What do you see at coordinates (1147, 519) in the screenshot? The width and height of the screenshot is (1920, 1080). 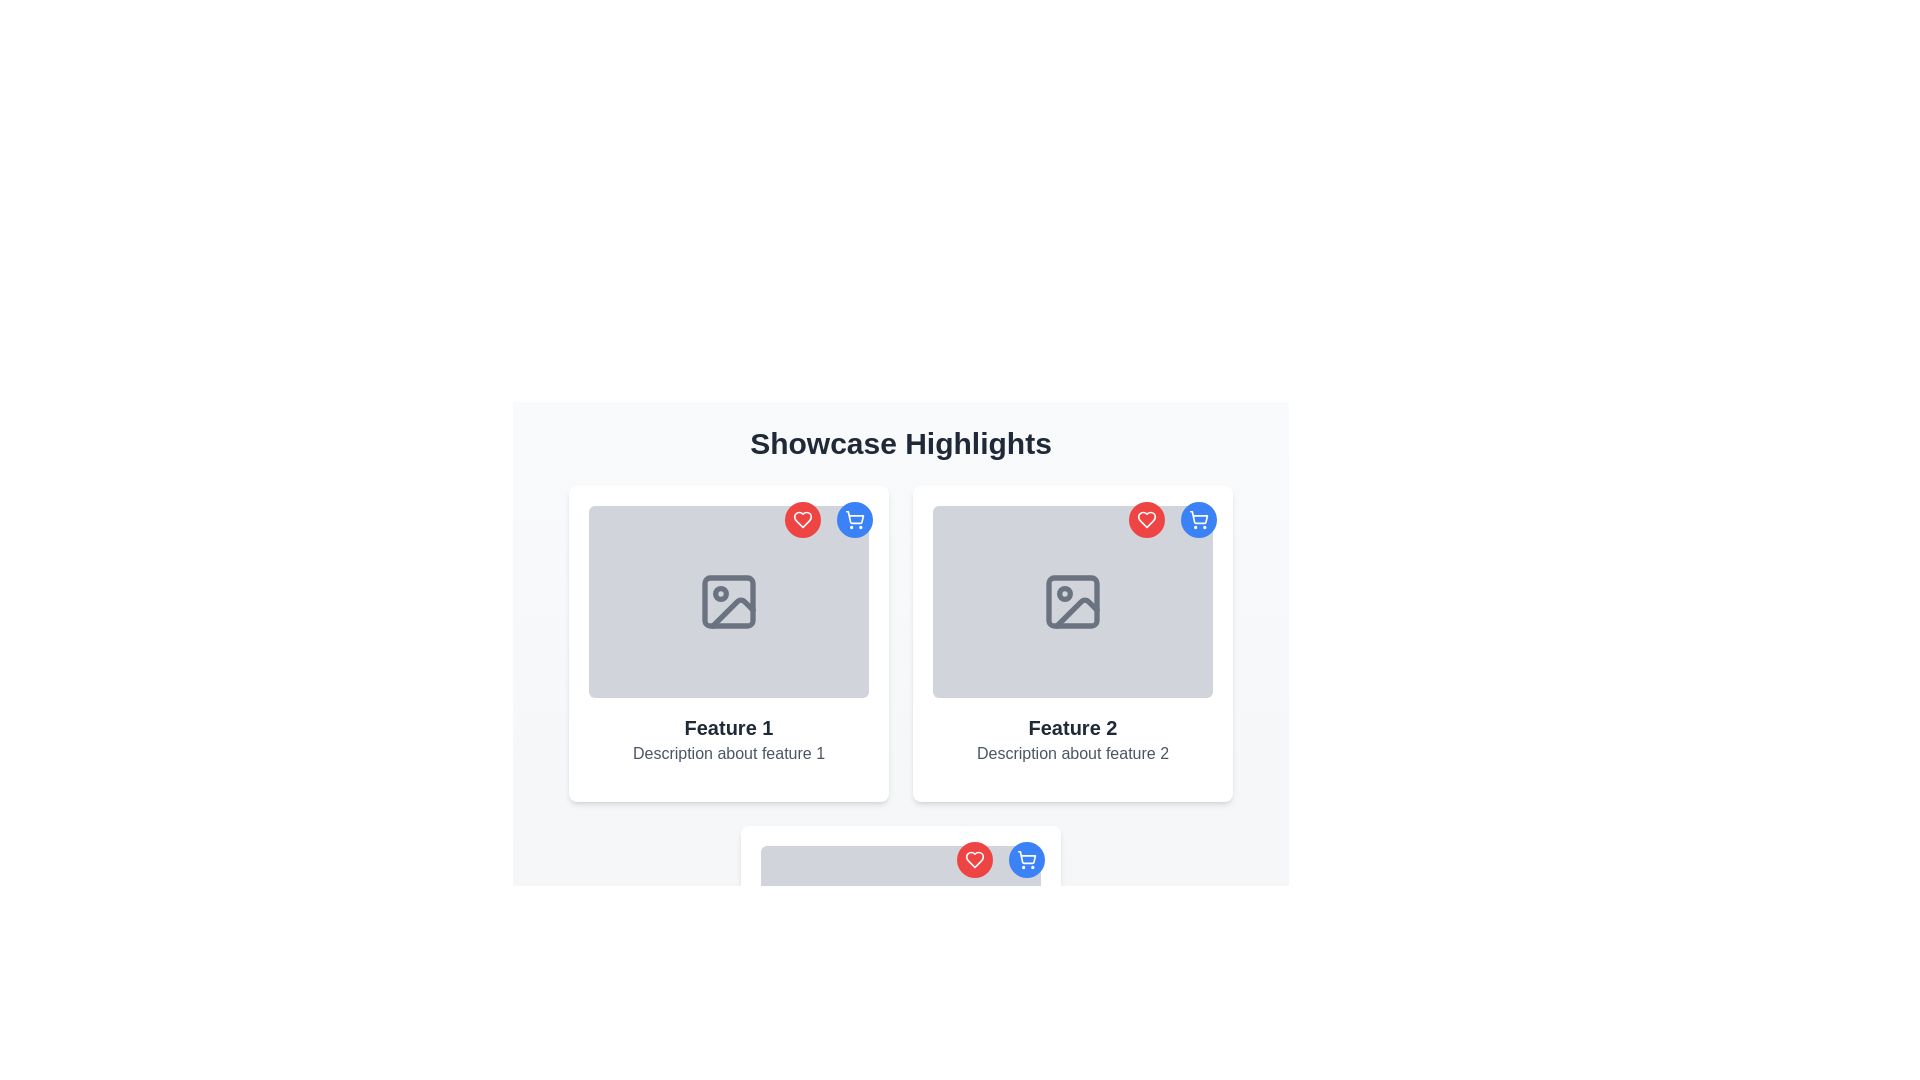 I see `the circular red button with a white heart icon located in the top-right corner of the second feature card to favorite the item` at bounding box center [1147, 519].